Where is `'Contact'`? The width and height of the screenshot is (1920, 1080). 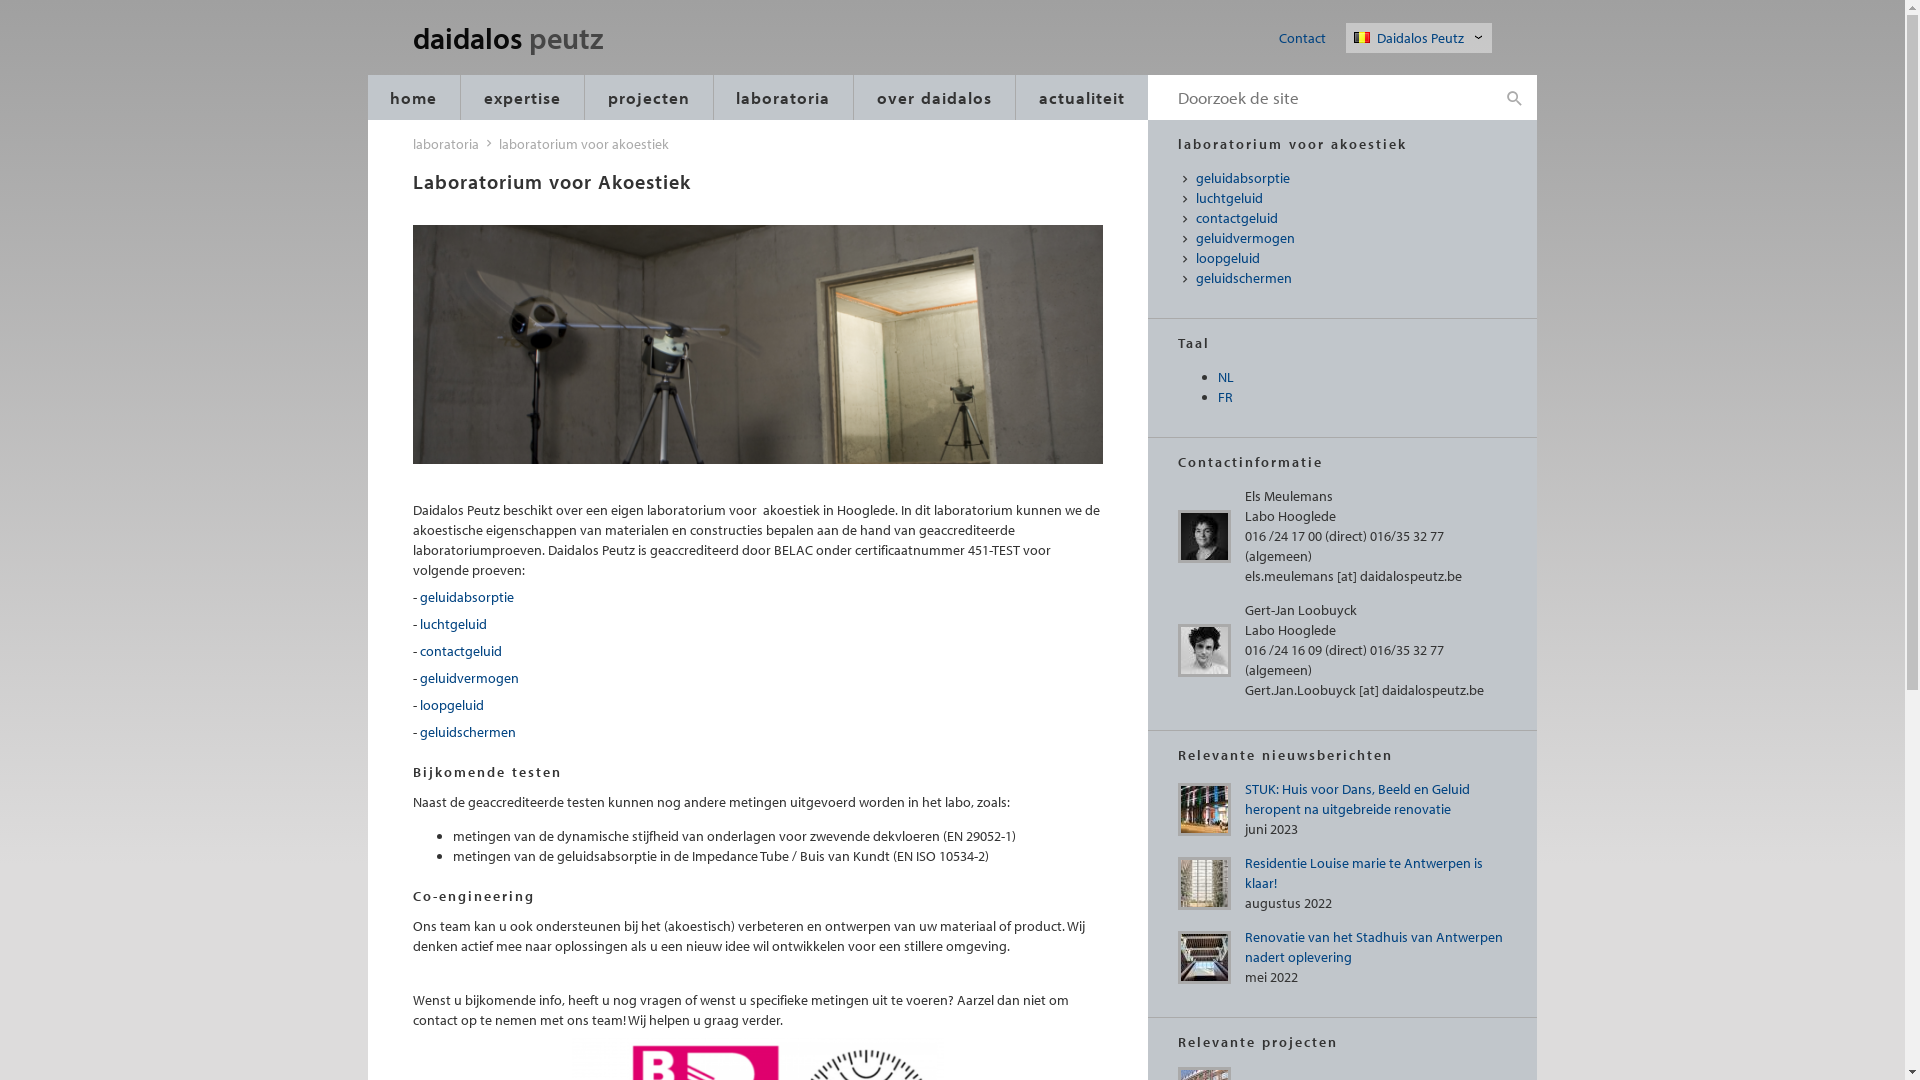
'Contact' is located at coordinates (1302, 38).